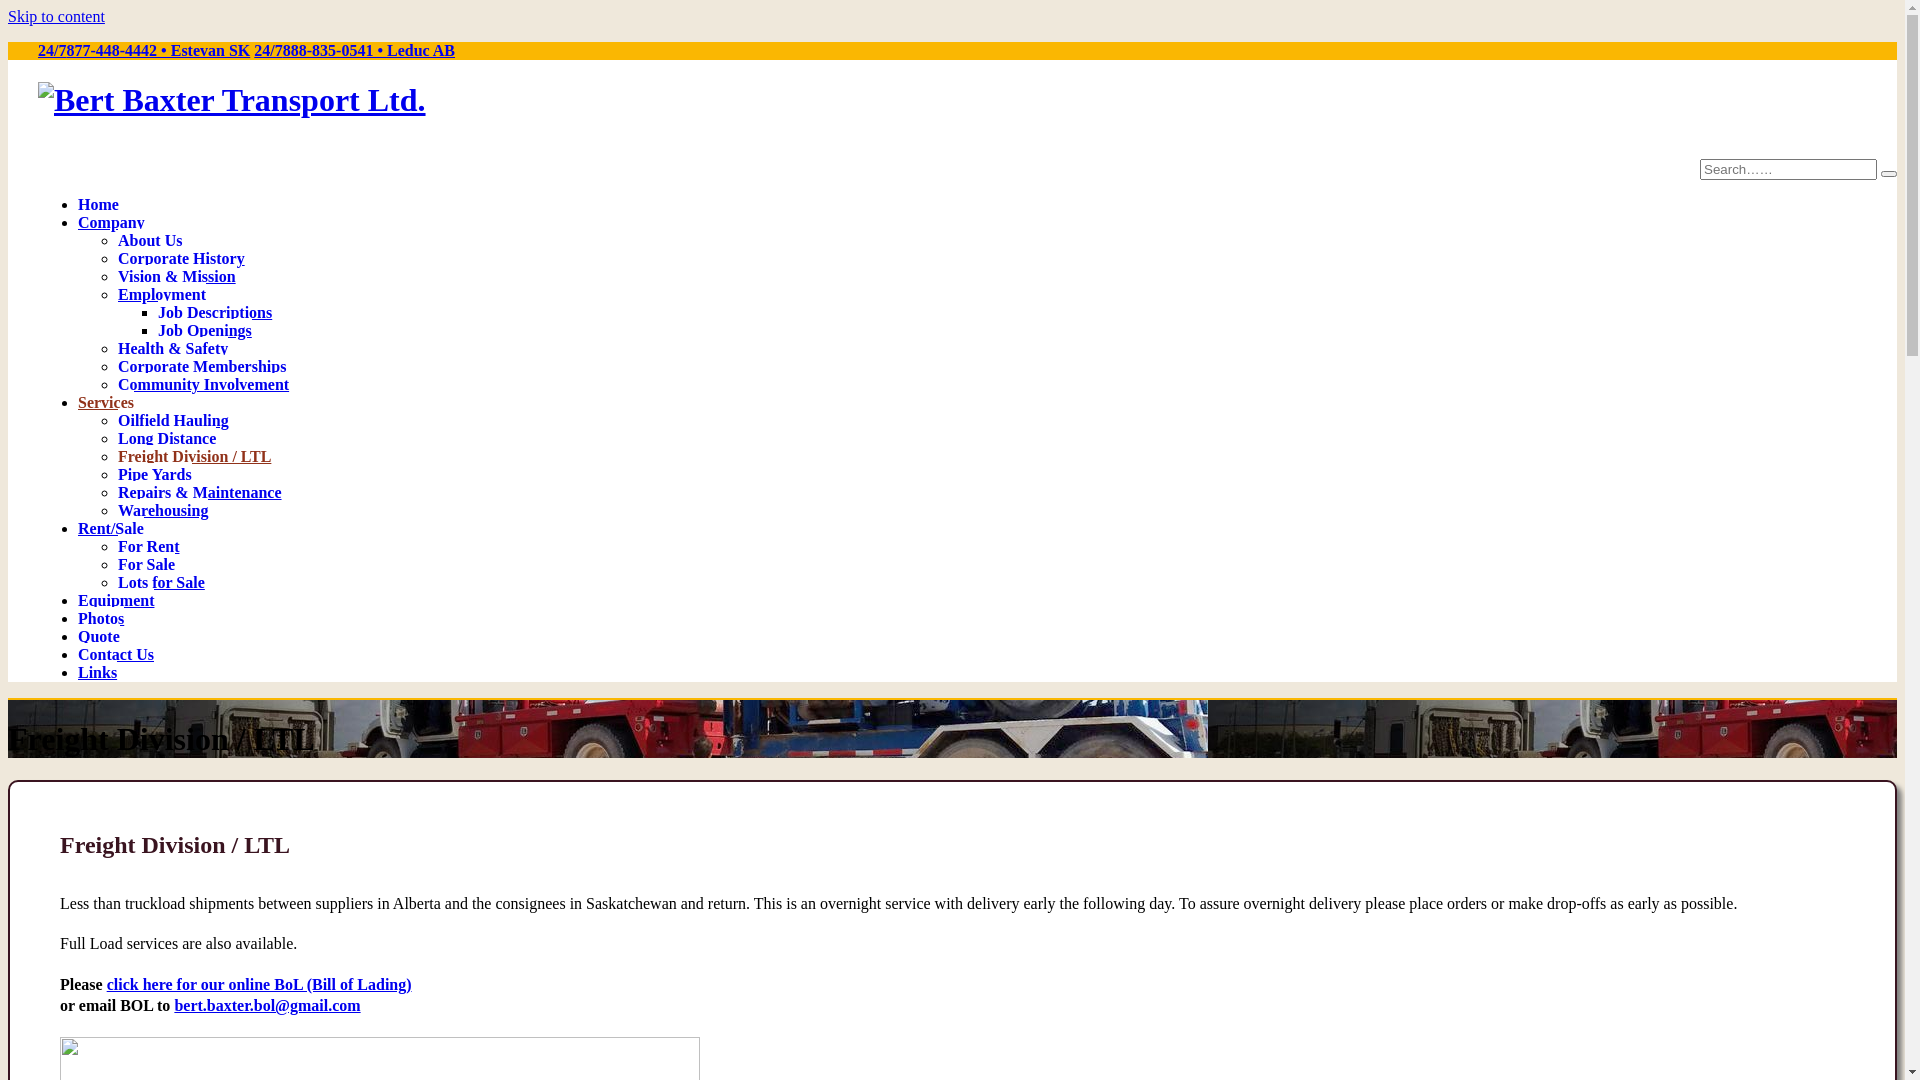  What do you see at coordinates (114, 597) in the screenshot?
I see `'Equipment'` at bounding box center [114, 597].